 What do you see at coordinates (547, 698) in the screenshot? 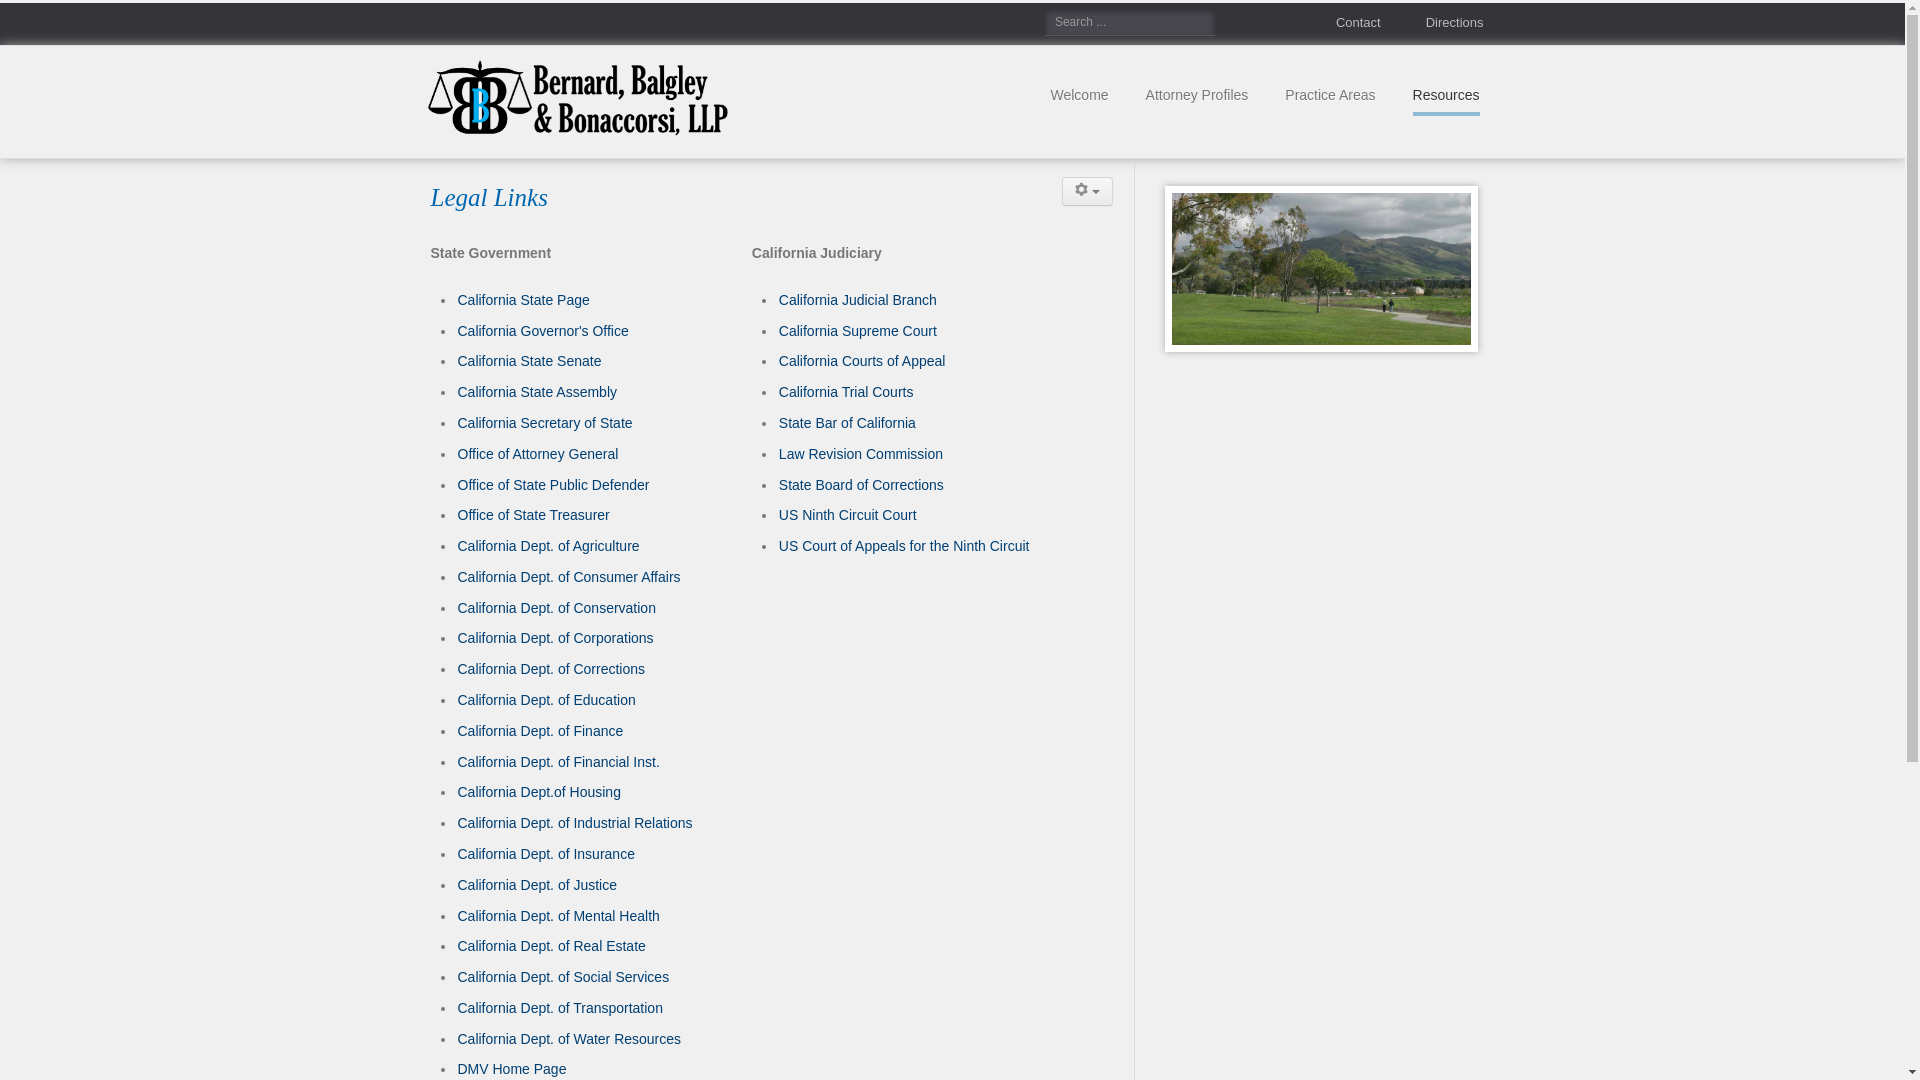
I see `'California Dept. of Education'` at bounding box center [547, 698].